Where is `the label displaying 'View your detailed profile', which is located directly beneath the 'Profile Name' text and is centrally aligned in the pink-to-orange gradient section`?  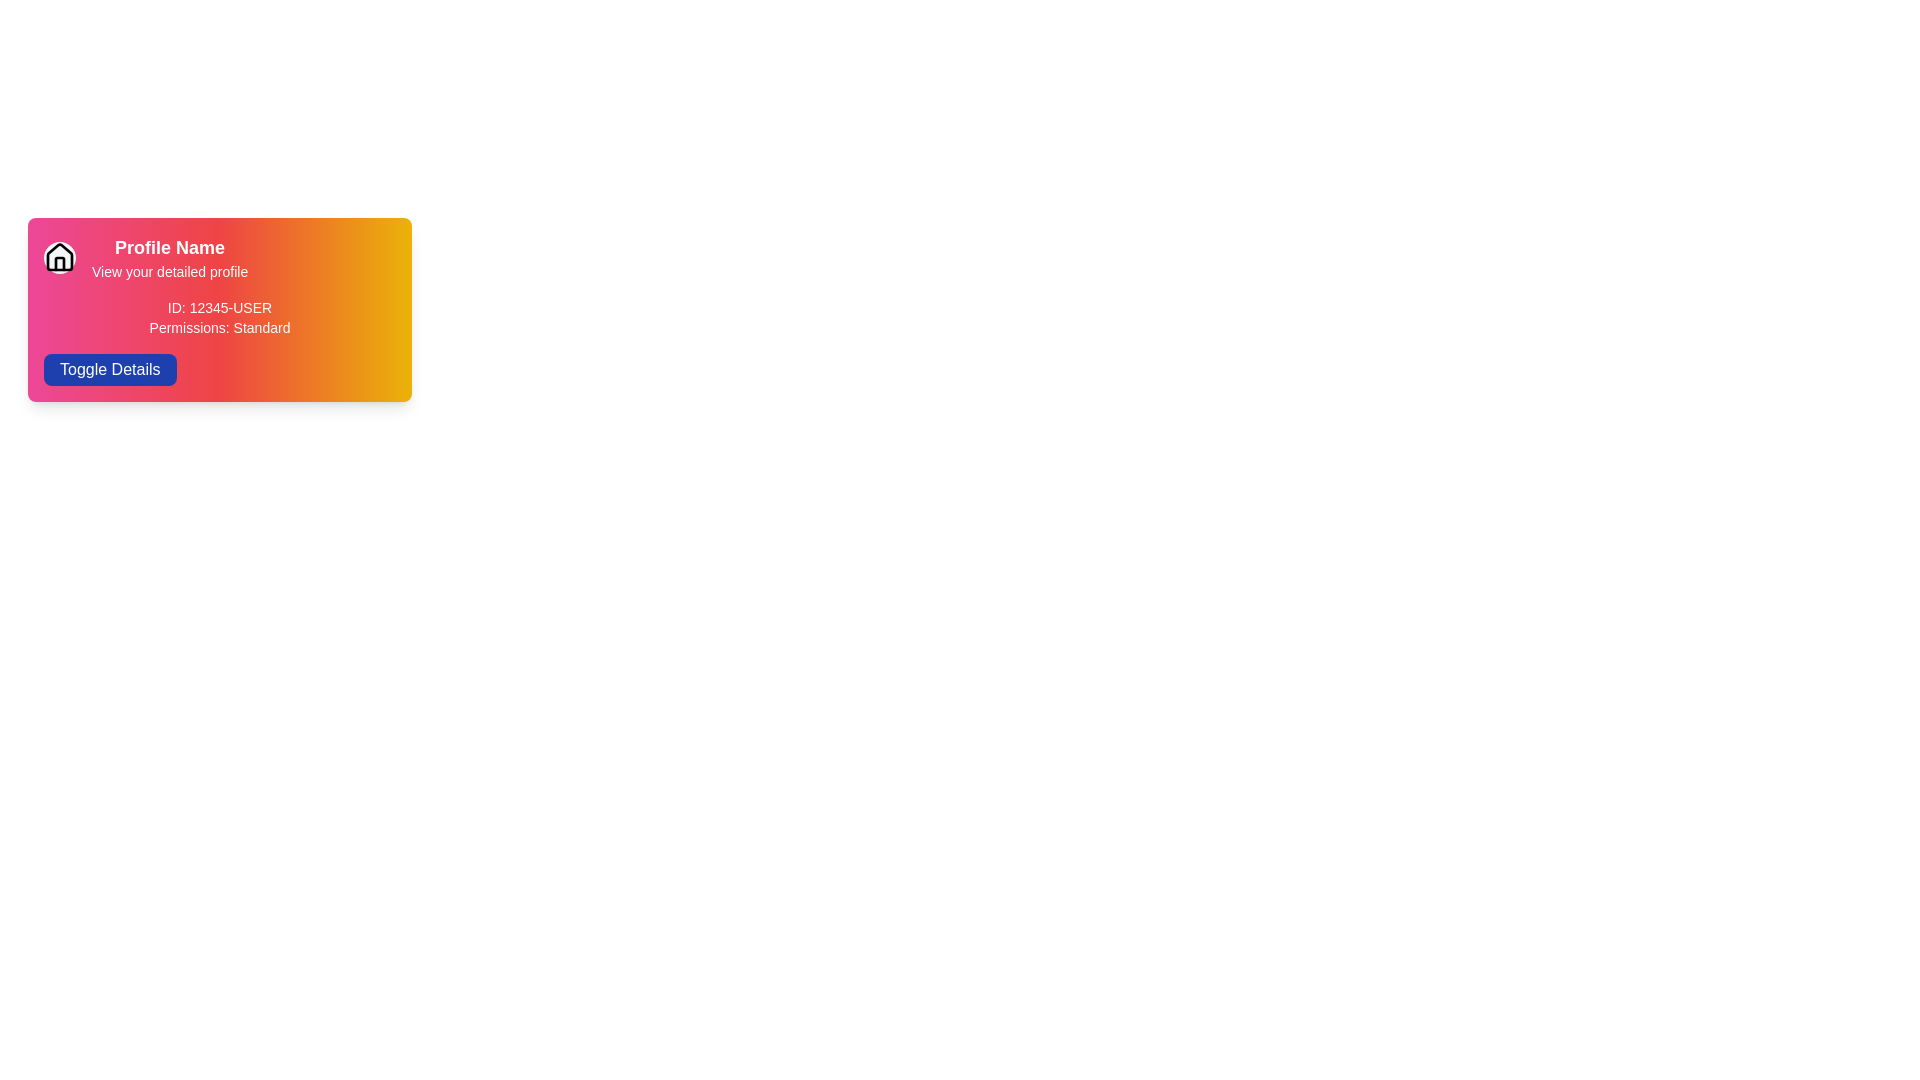 the label displaying 'View your detailed profile', which is located directly beneath the 'Profile Name' text and is centrally aligned in the pink-to-orange gradient section is located at coordinates (170, 272).